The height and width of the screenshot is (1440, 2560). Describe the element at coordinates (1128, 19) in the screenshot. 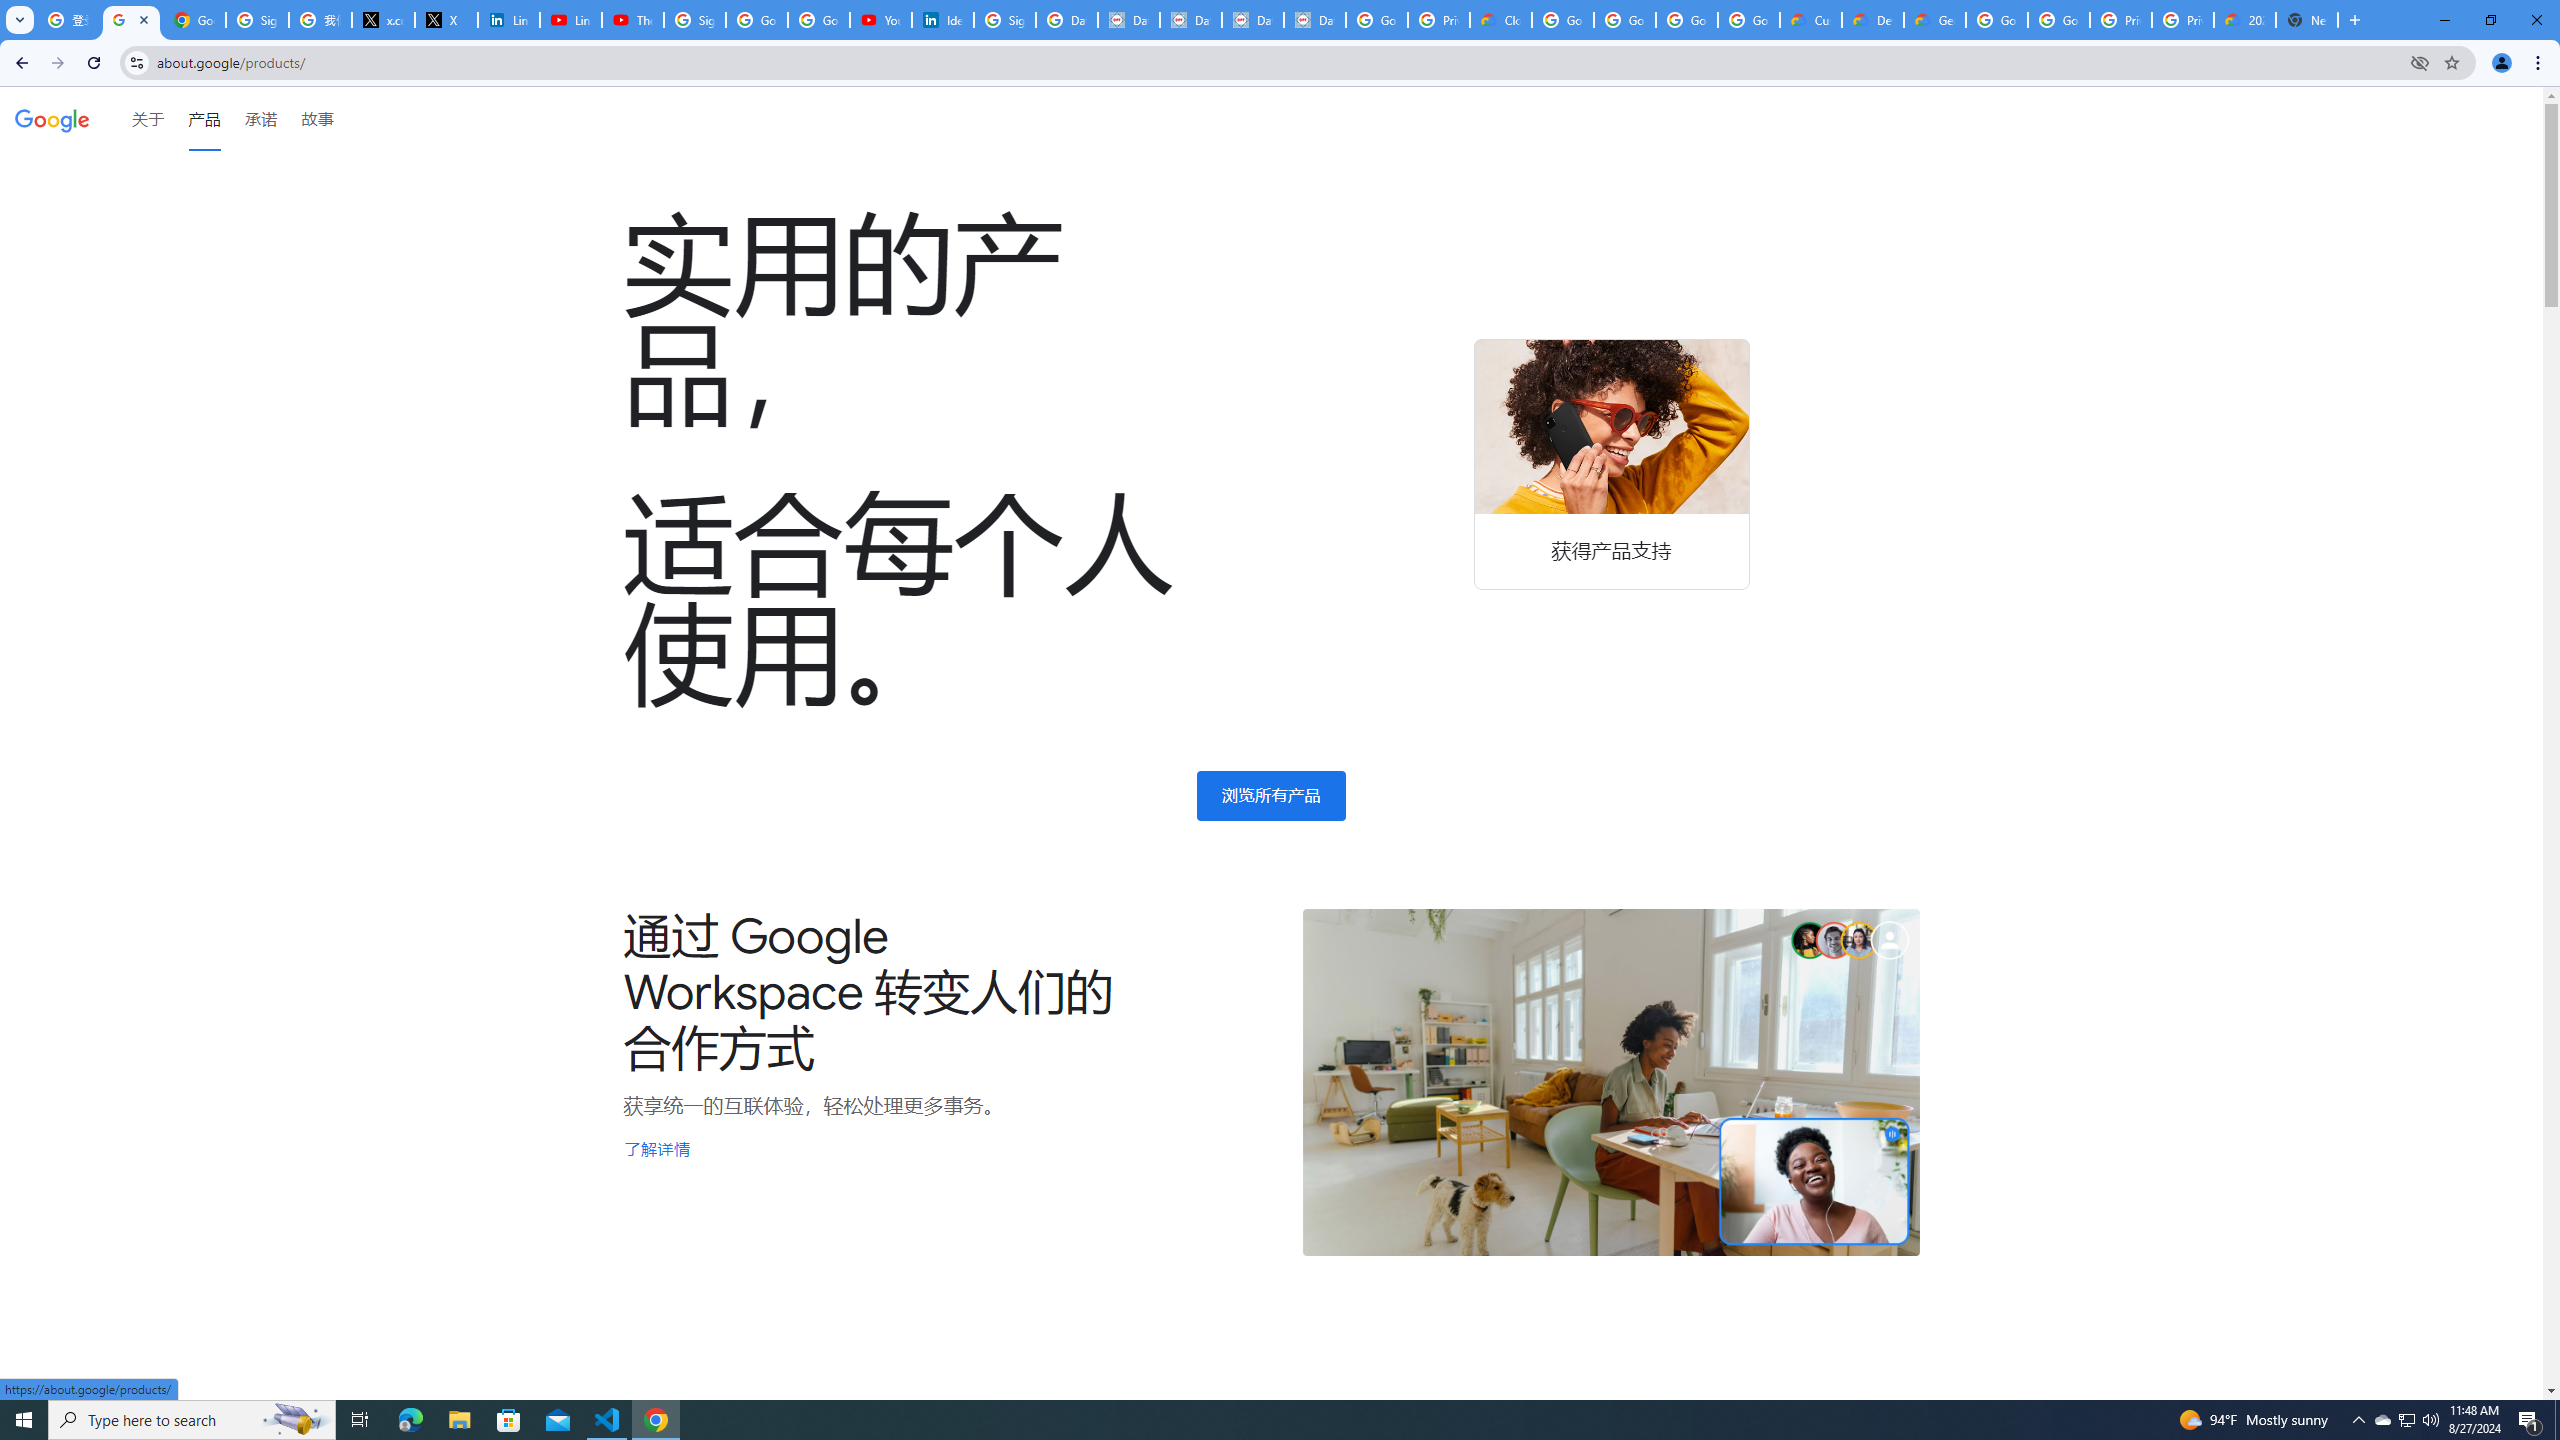

I see `'Data Privacy Framework'` at that location.